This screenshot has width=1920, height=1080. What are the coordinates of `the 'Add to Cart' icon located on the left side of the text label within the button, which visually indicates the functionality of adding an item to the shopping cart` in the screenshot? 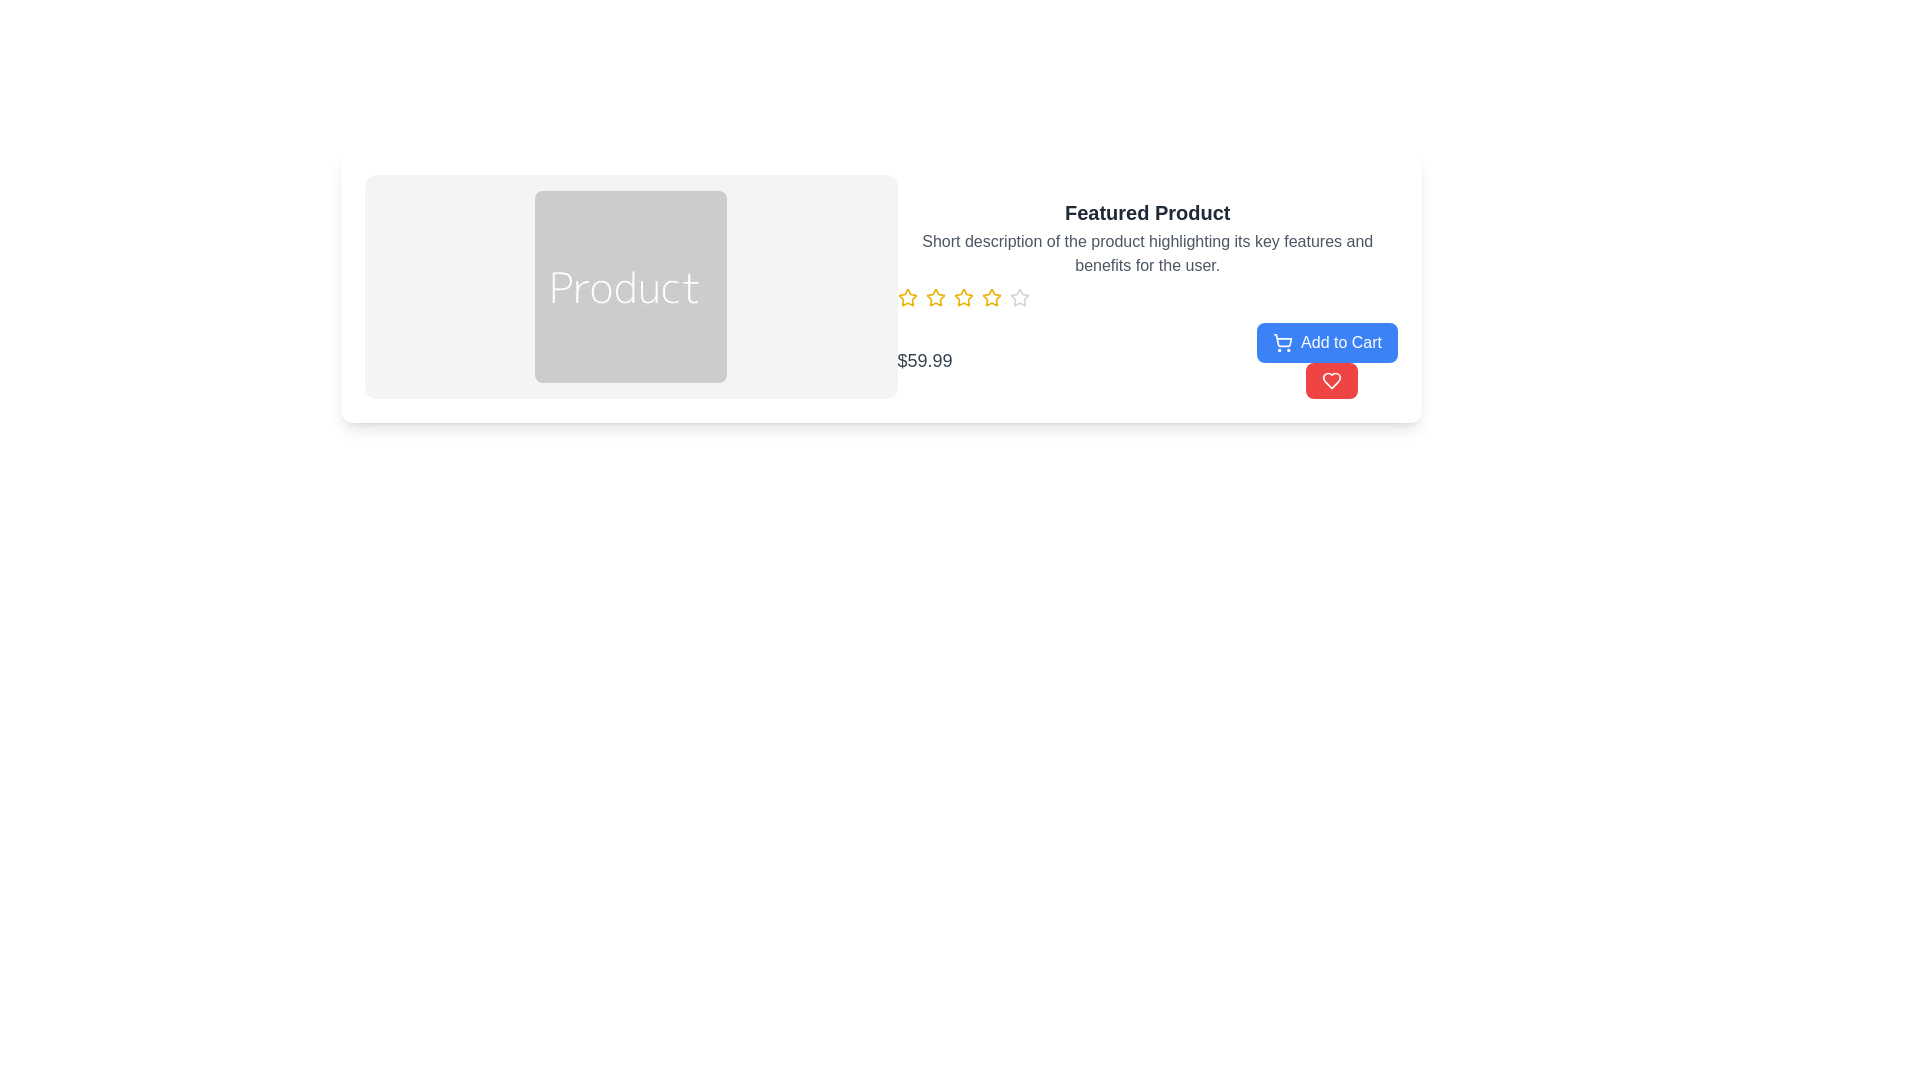 It's located at (1283, 342).